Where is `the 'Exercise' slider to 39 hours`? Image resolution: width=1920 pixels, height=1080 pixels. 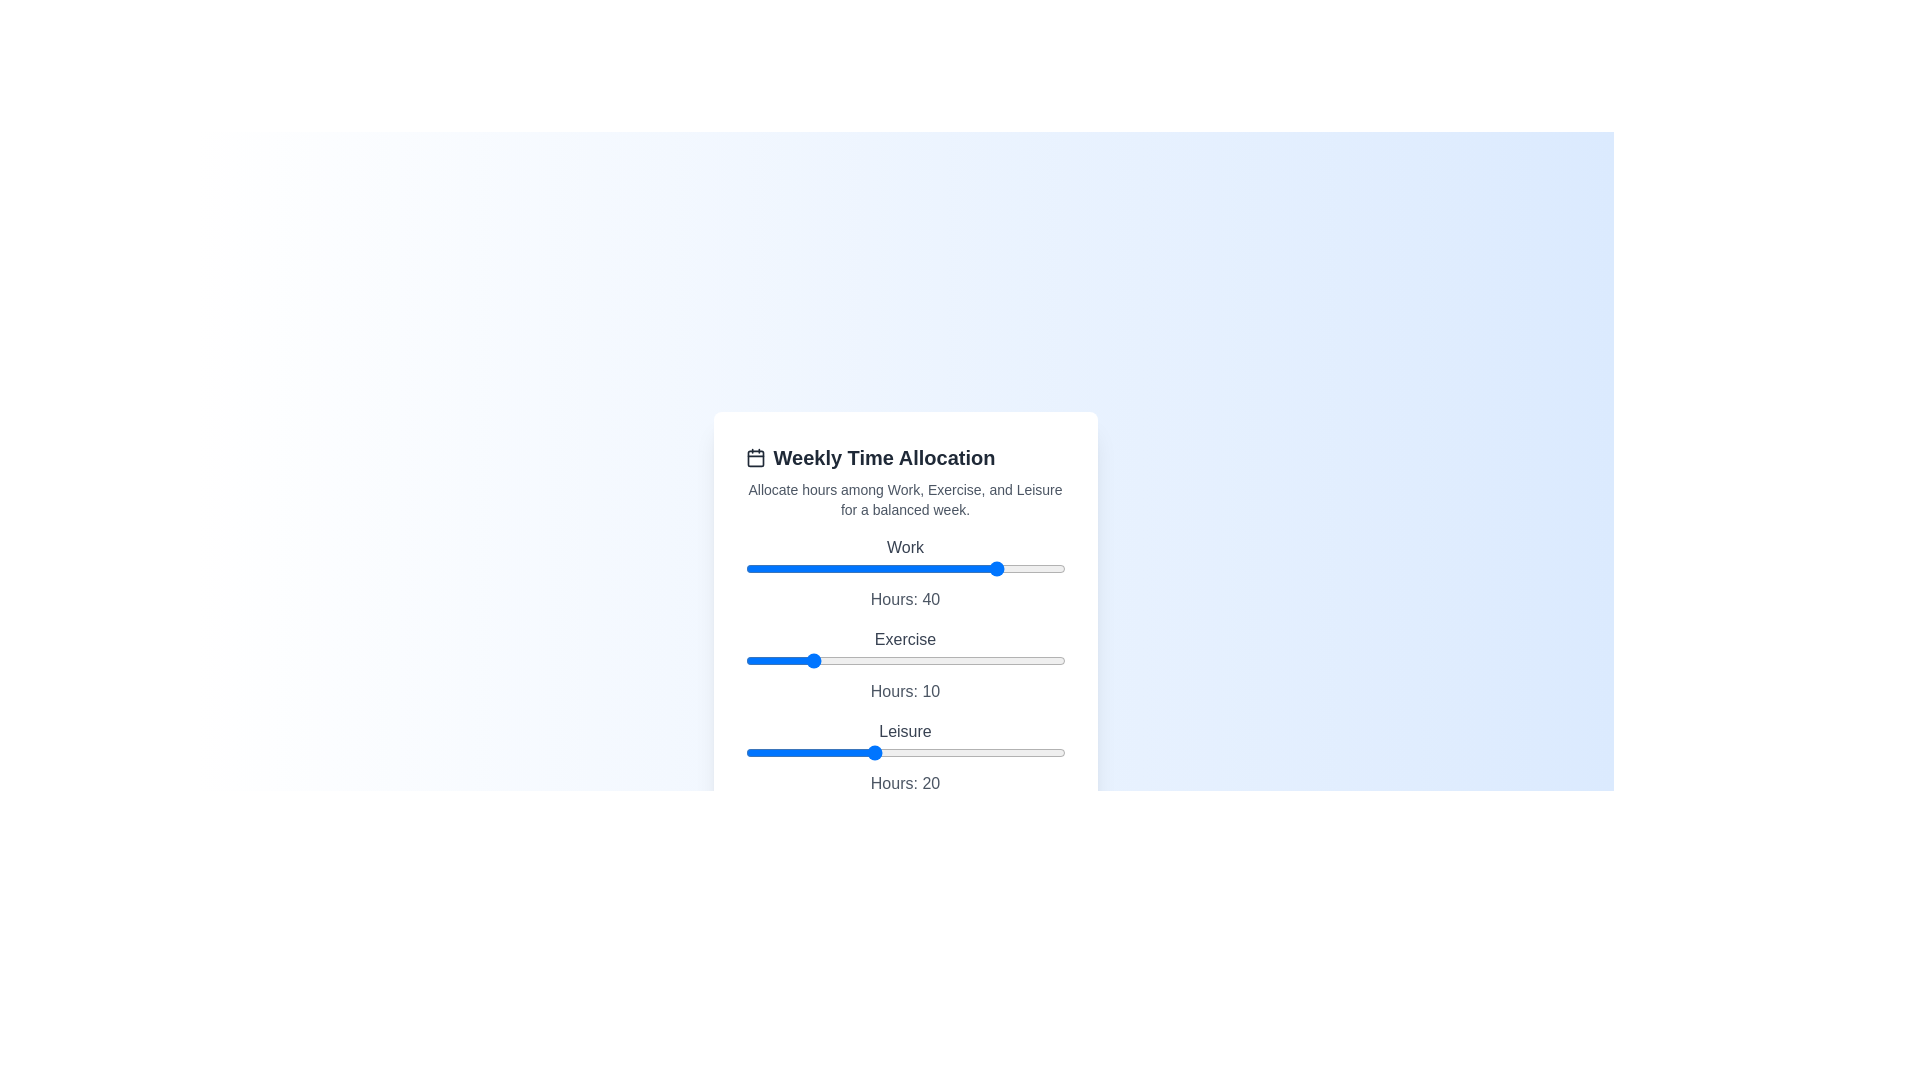 the 'Exercise' slider to 39 hours is located at coordinates (995, 660).